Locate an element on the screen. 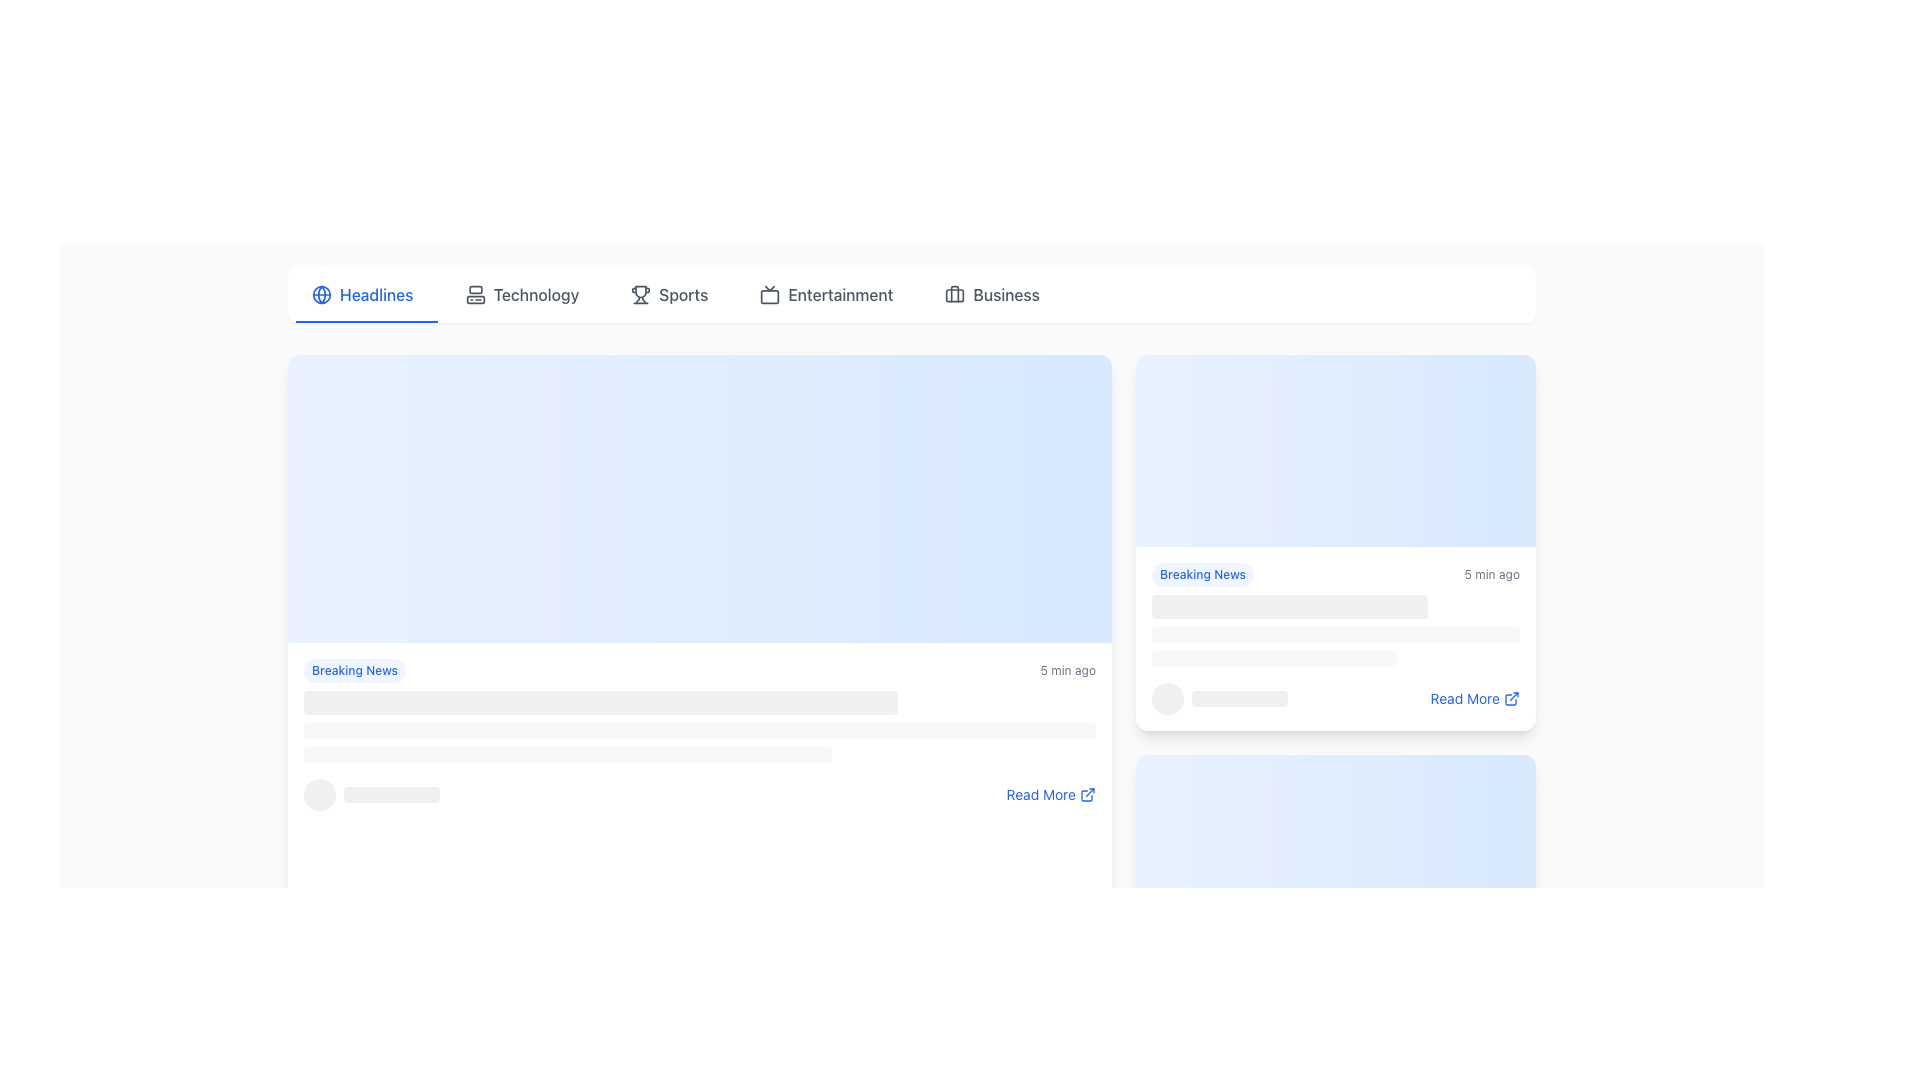 This screenshot has height=1080, width=1920. the text label displaying '5 min ago', which is part of a timestamp in the third column of the page, located to the right of the 'Breaking News' label is located at coordinates (1492, 574).